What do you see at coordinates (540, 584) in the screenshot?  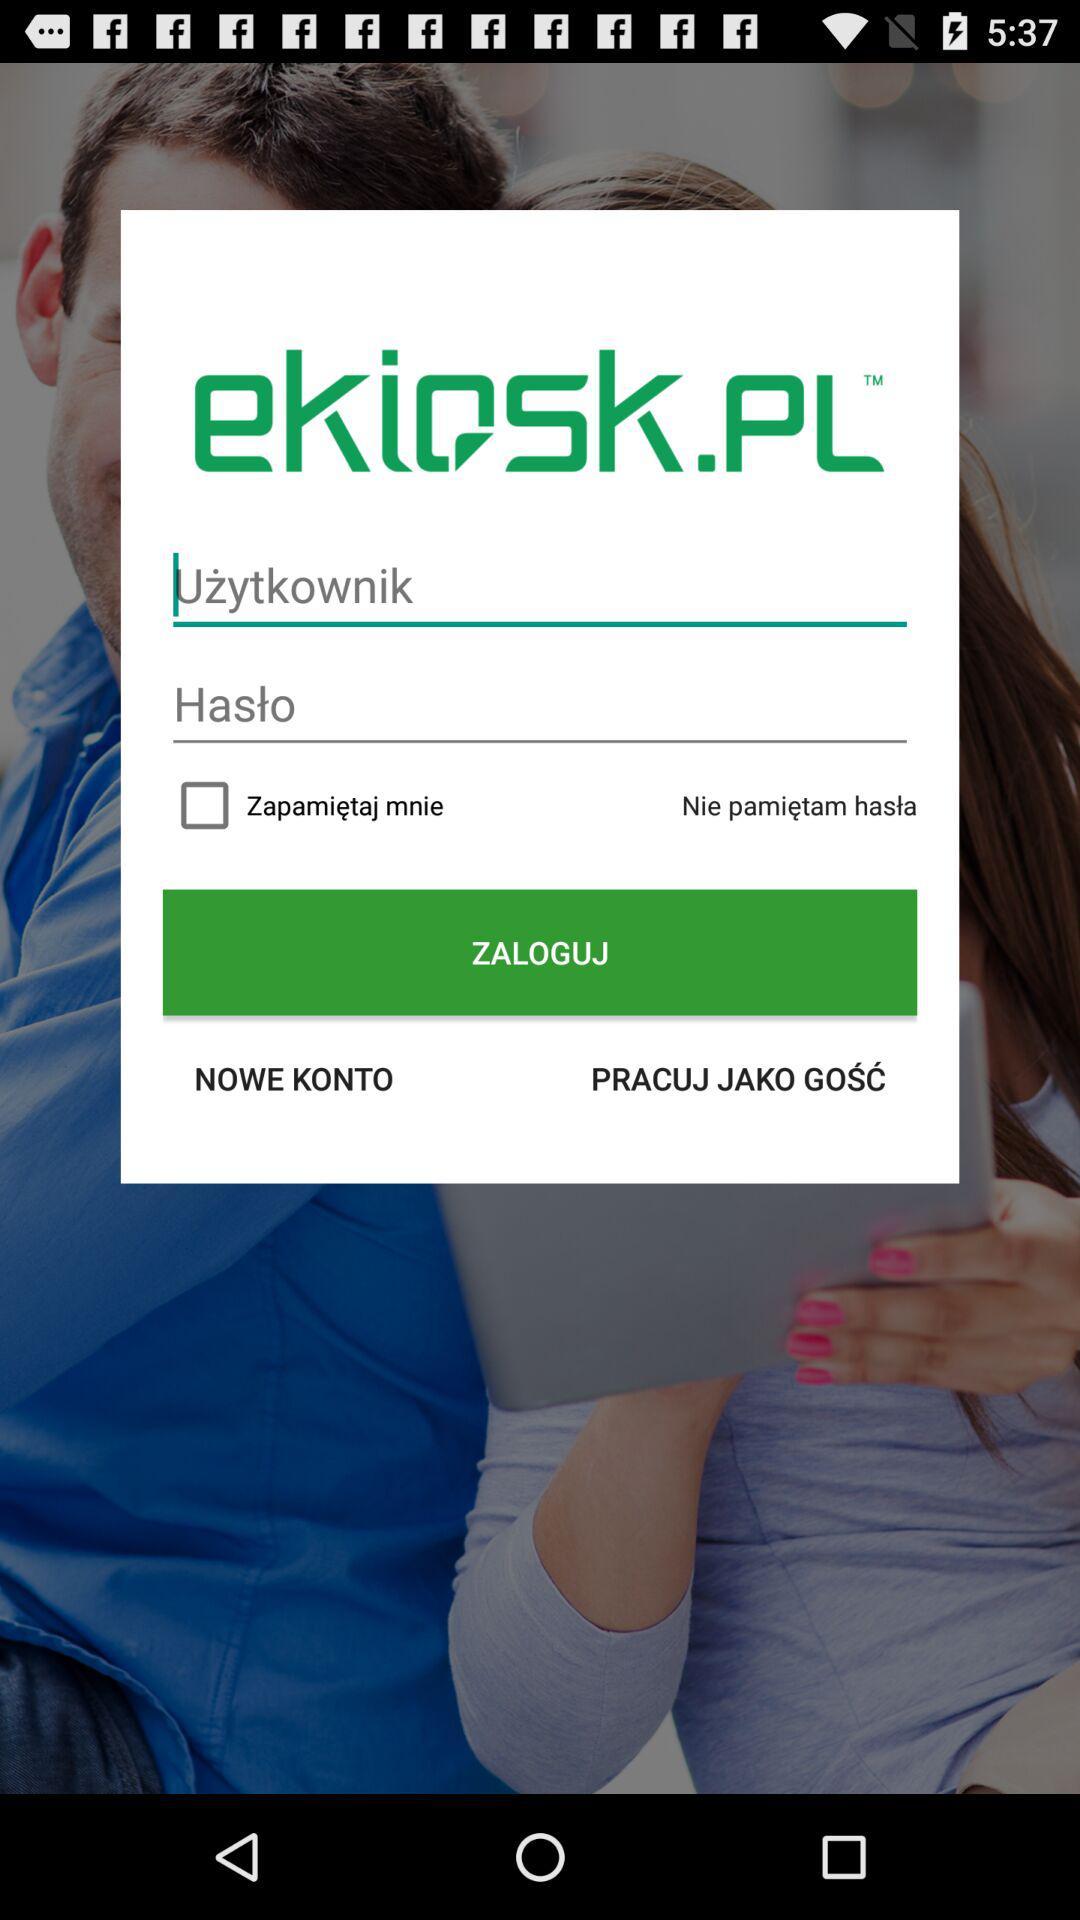 I see `uytkownik` at bounding box center [540, 584].